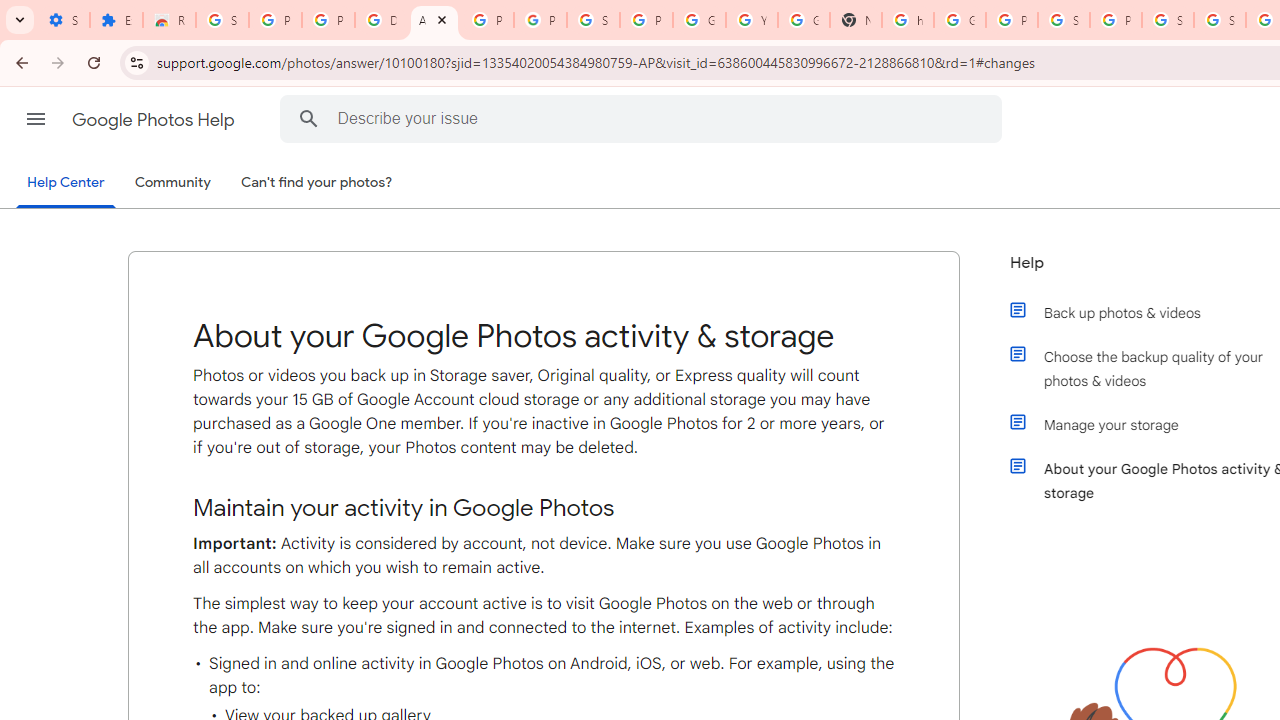 The width and height of the screenshot is (1280, 720). What do you see at coordinates (115, 20) in the screenshot?
I see `'Extensions'` at bounding box center [115, 20].